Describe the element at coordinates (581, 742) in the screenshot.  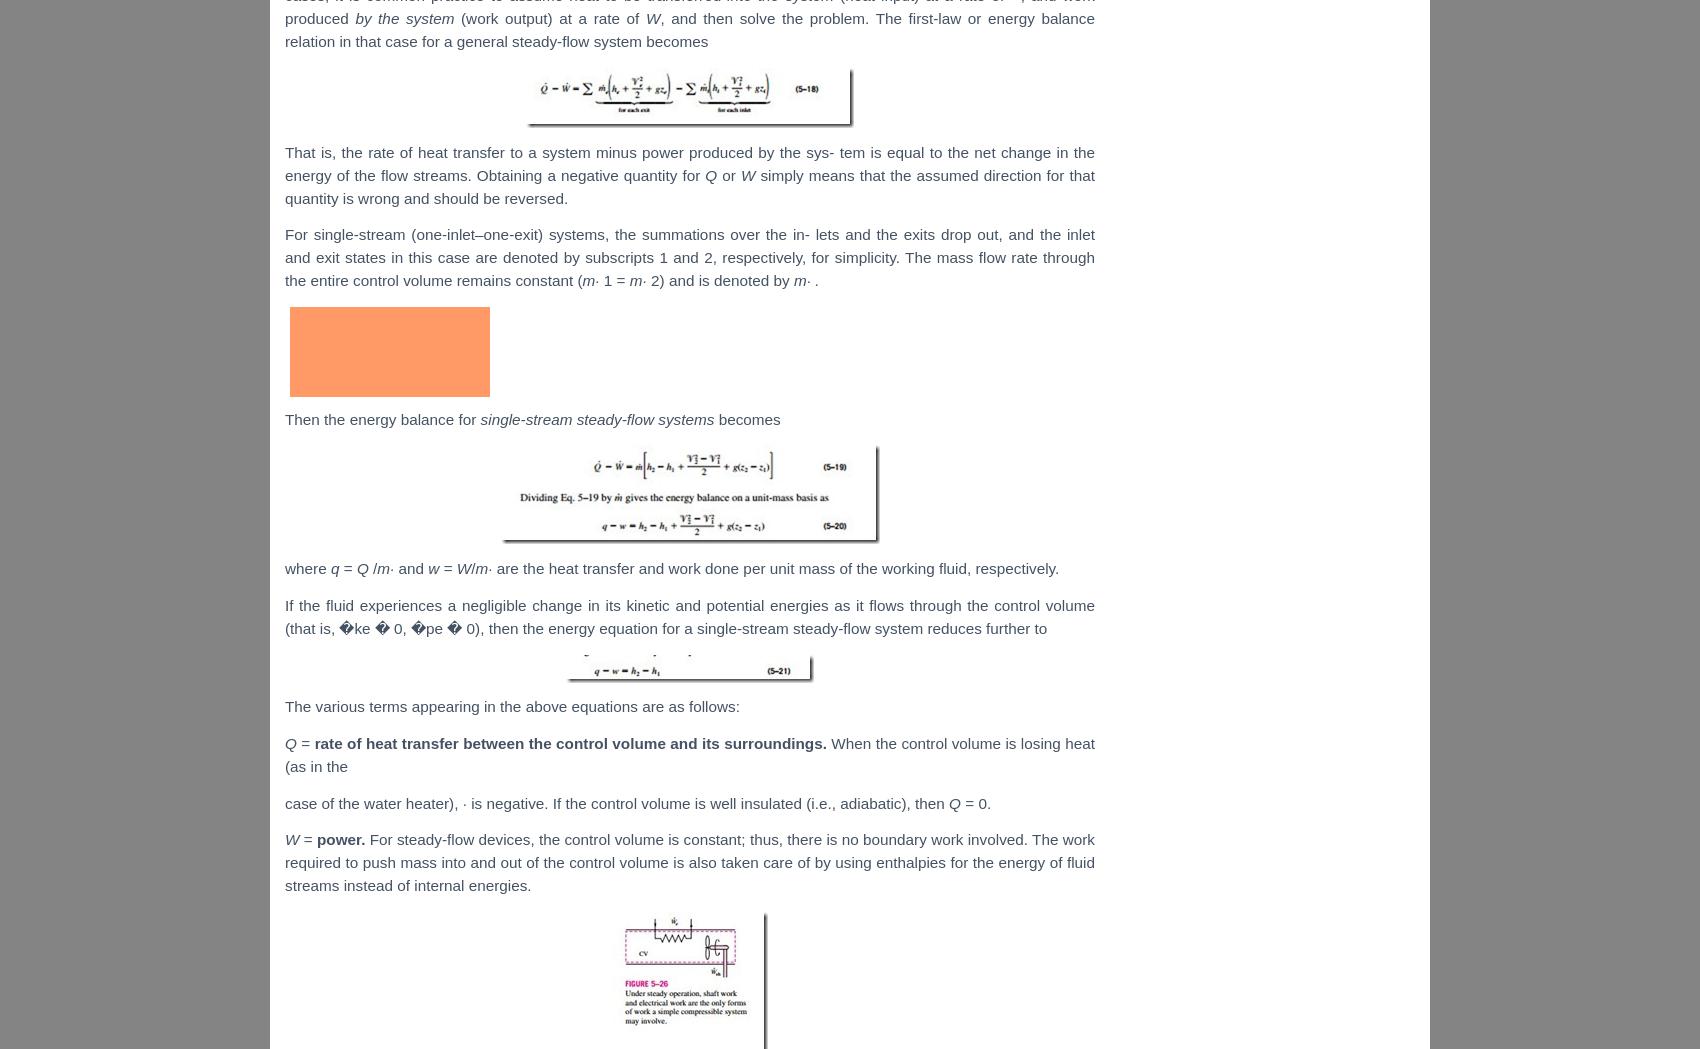
I see `'e of heat transfer between the control volume and its surroundings.'` at that location.